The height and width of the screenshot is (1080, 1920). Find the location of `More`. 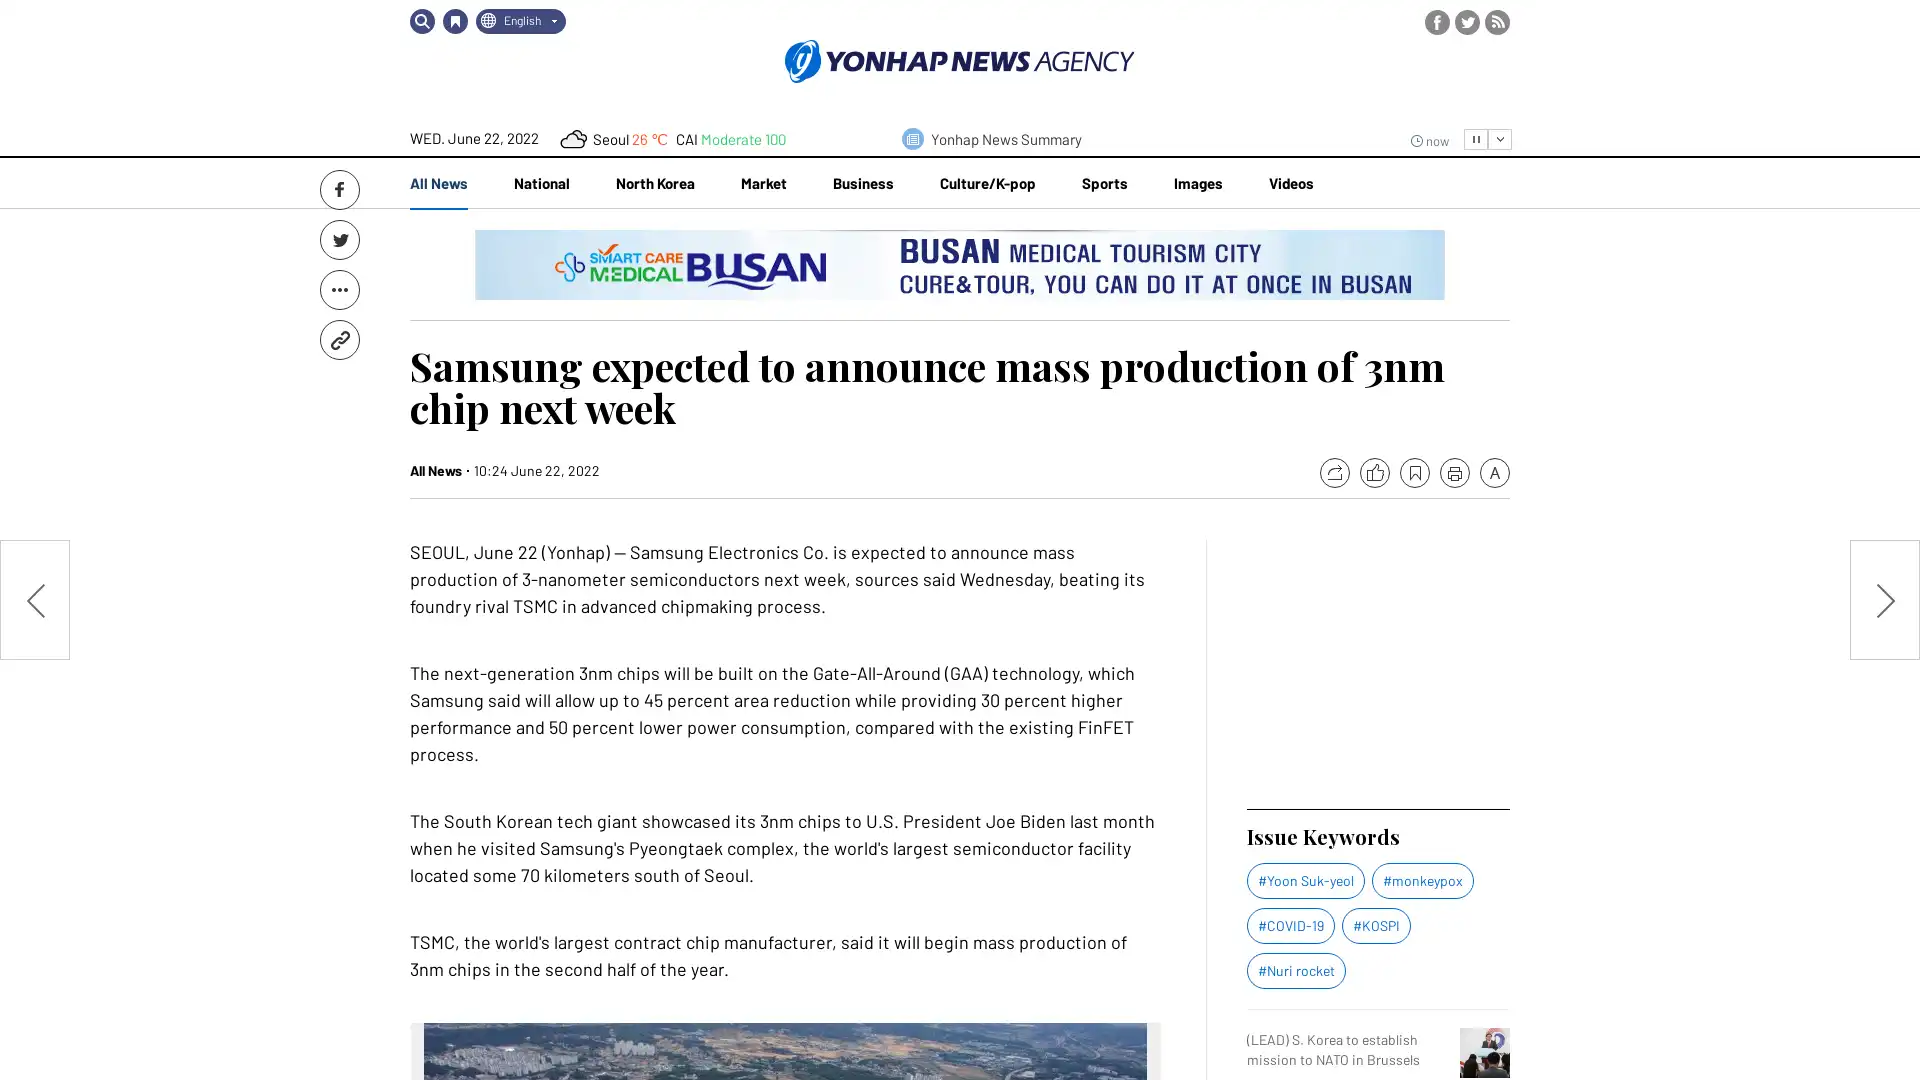

More is located at coordinates (340, 289).